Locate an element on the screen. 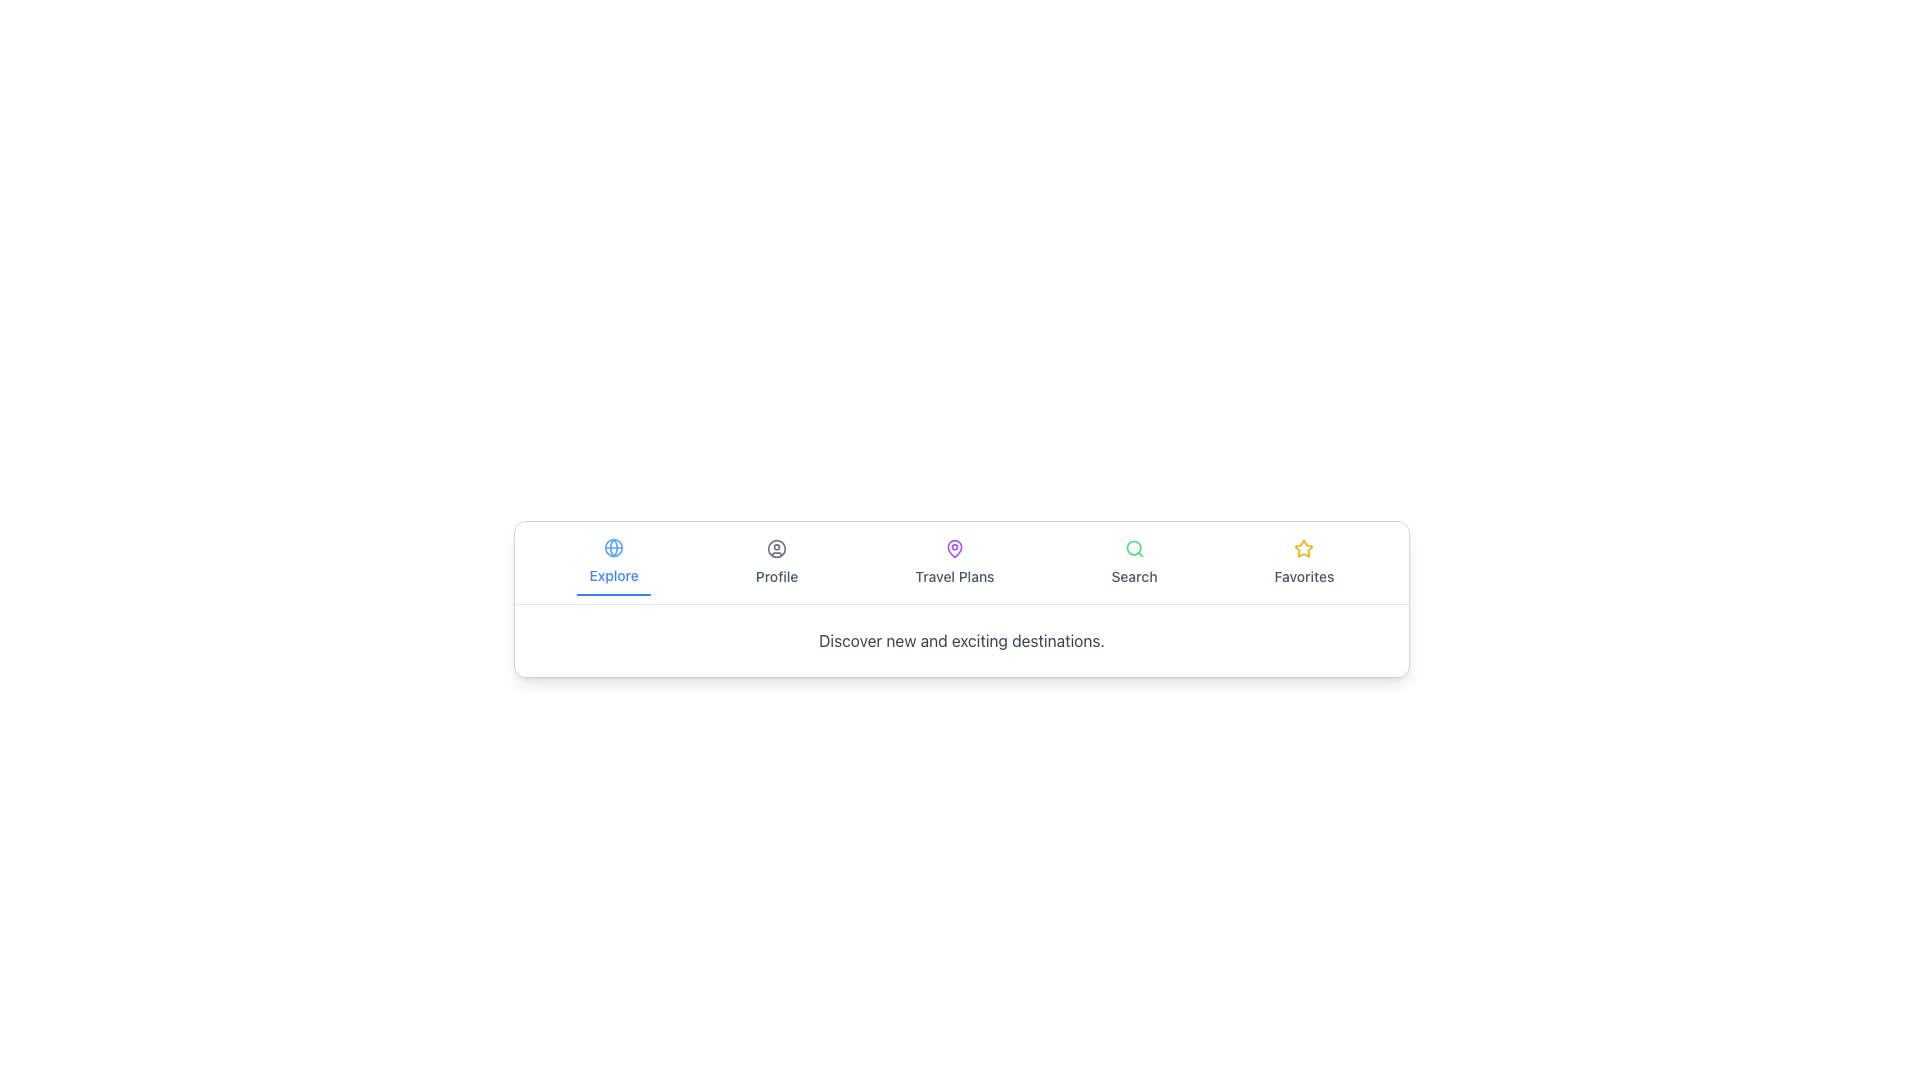 The width and height of the screenshot is (1920, 1080). the purple map pin icon located above the 'Travel Plans' text in the bottom navigation bar is located at coordinates (954, 548).